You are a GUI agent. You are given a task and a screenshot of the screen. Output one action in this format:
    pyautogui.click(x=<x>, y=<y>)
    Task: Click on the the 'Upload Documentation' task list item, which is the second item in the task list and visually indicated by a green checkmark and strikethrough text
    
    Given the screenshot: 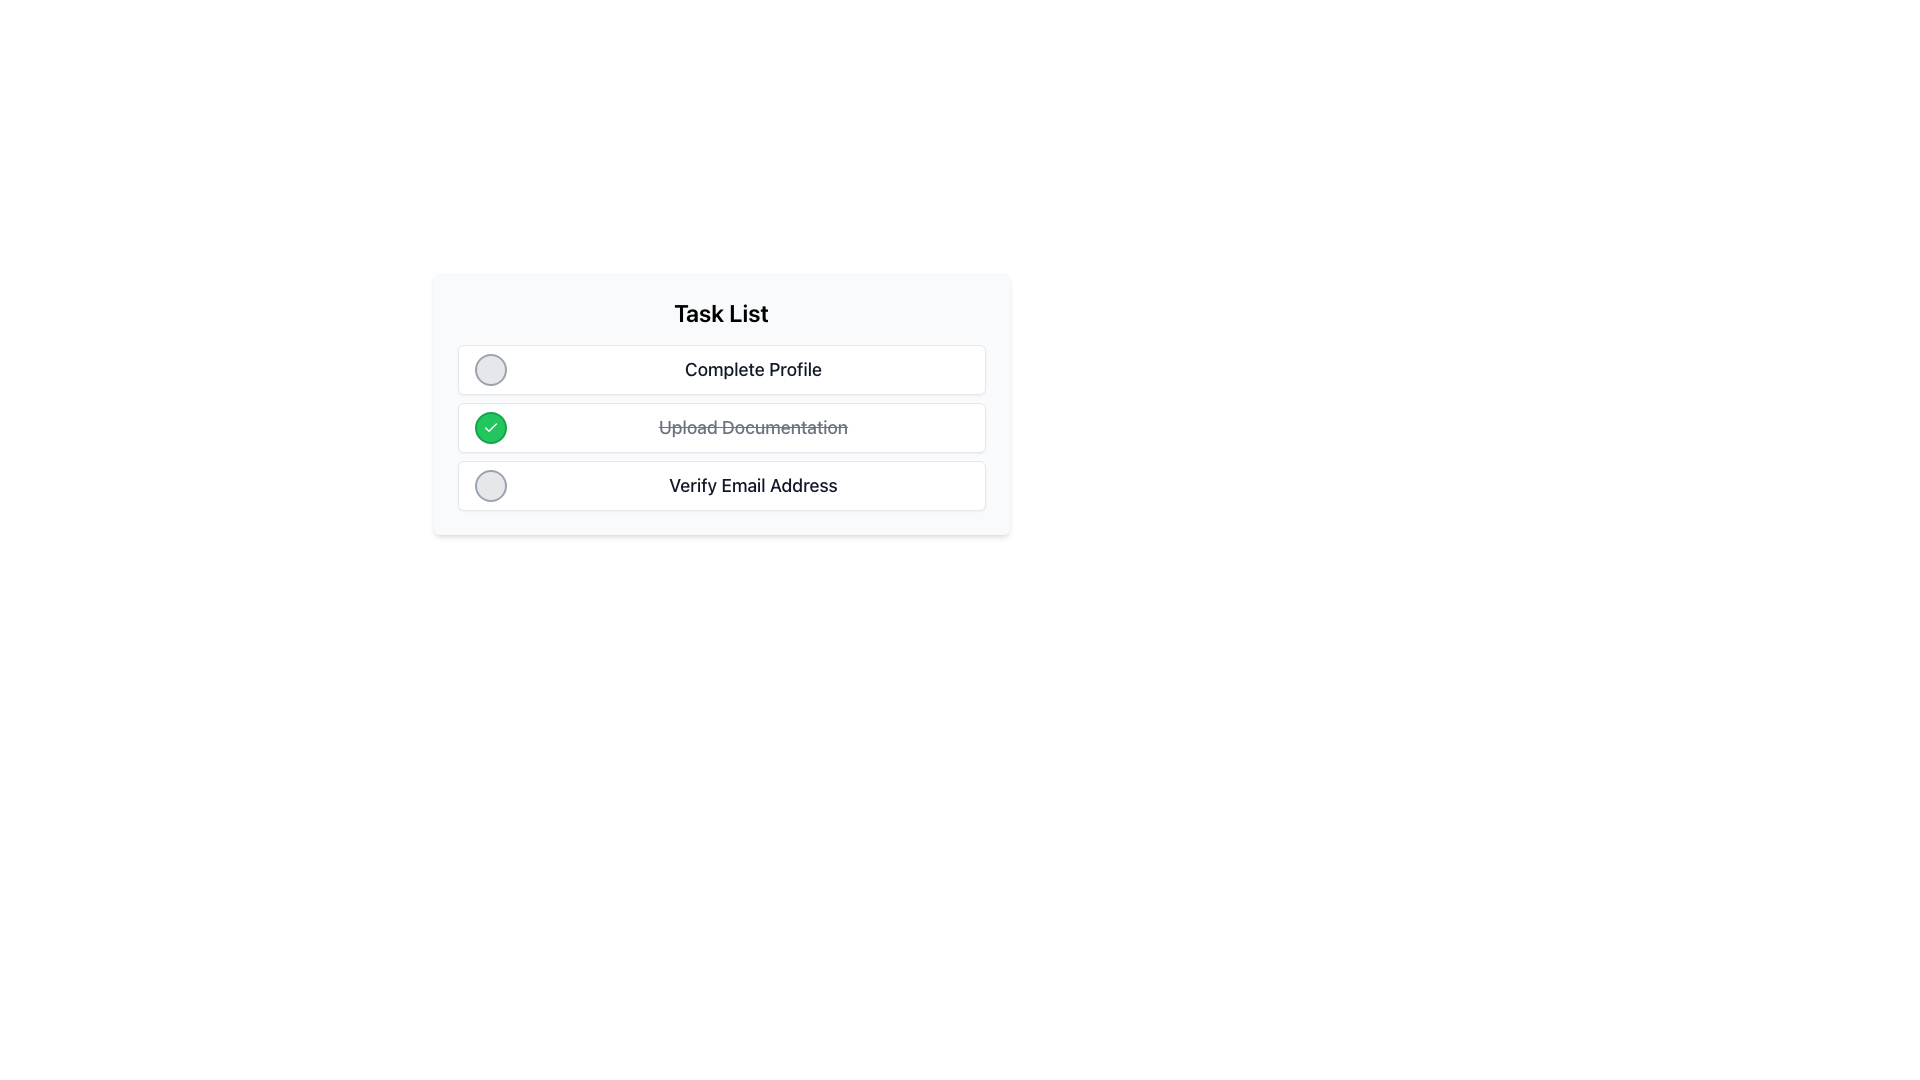 What is the action you would take?
    pyautogui.click(x=720, y=427)
    